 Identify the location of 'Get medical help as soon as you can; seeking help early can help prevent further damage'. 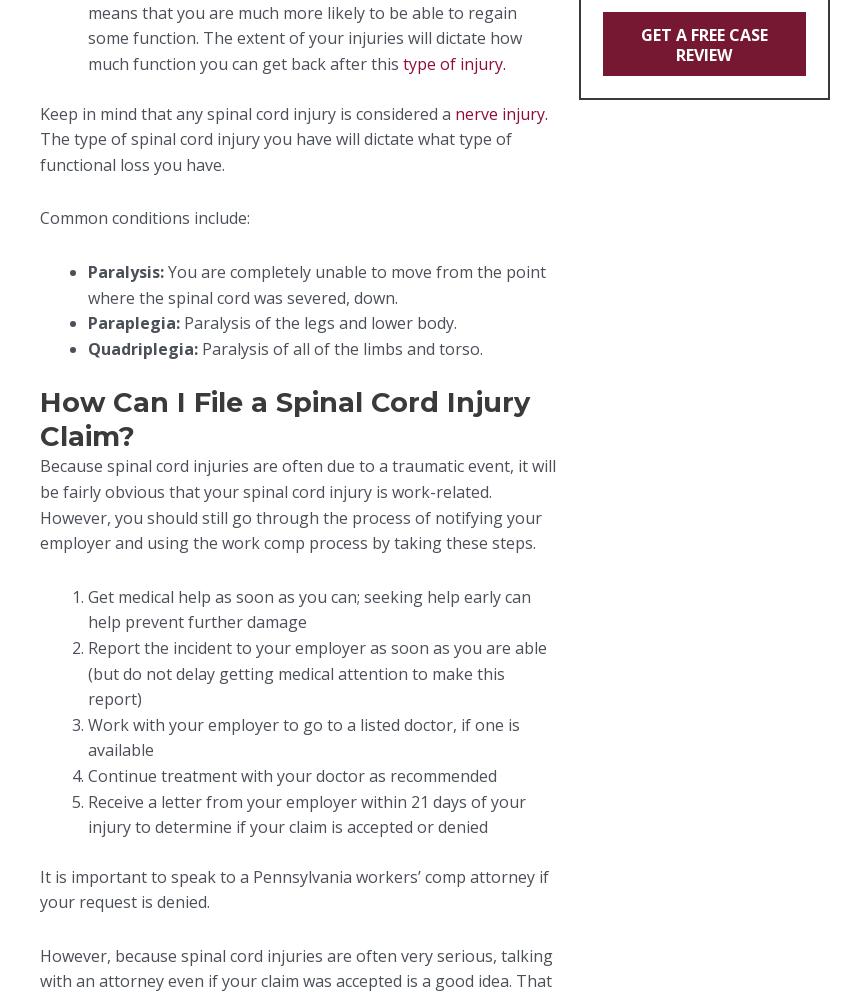
(309, 608).